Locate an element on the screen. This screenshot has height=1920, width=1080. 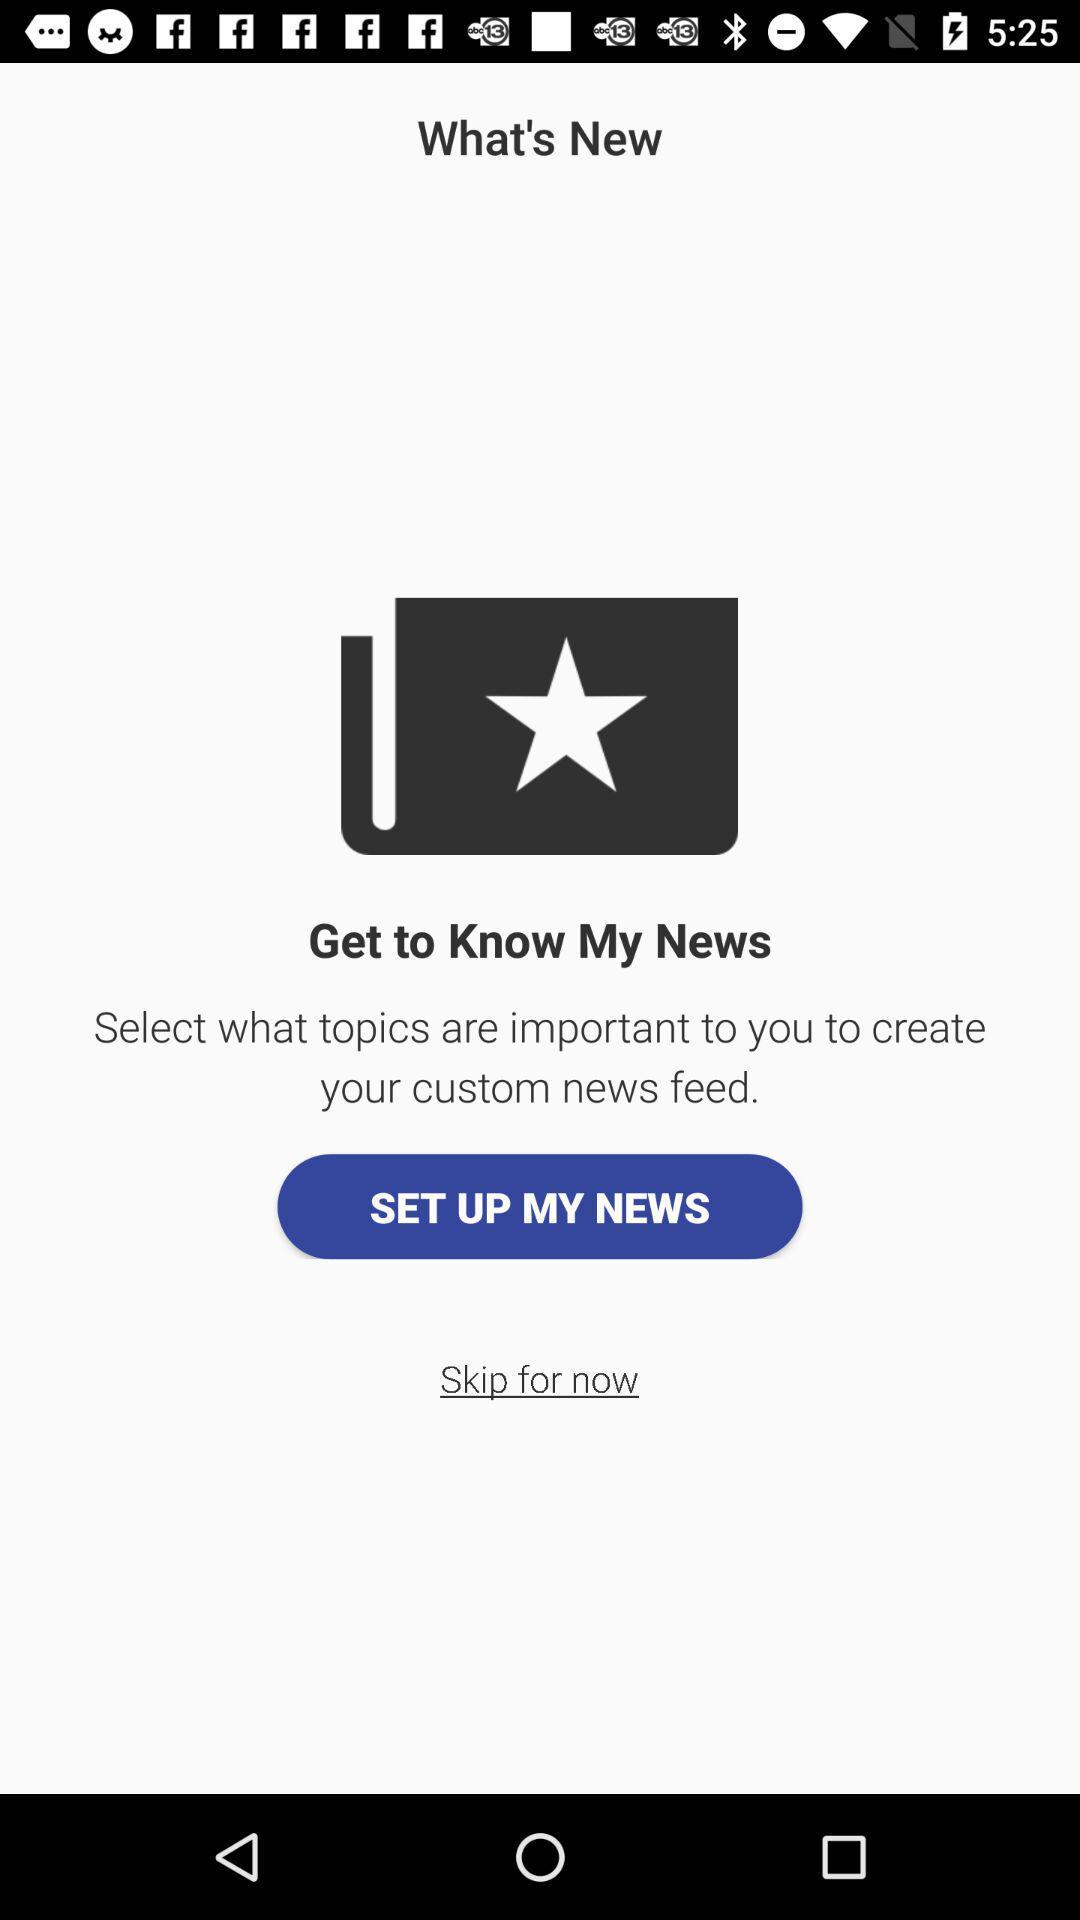
the icon below set up my icon is located at coordinates (538, 1377).